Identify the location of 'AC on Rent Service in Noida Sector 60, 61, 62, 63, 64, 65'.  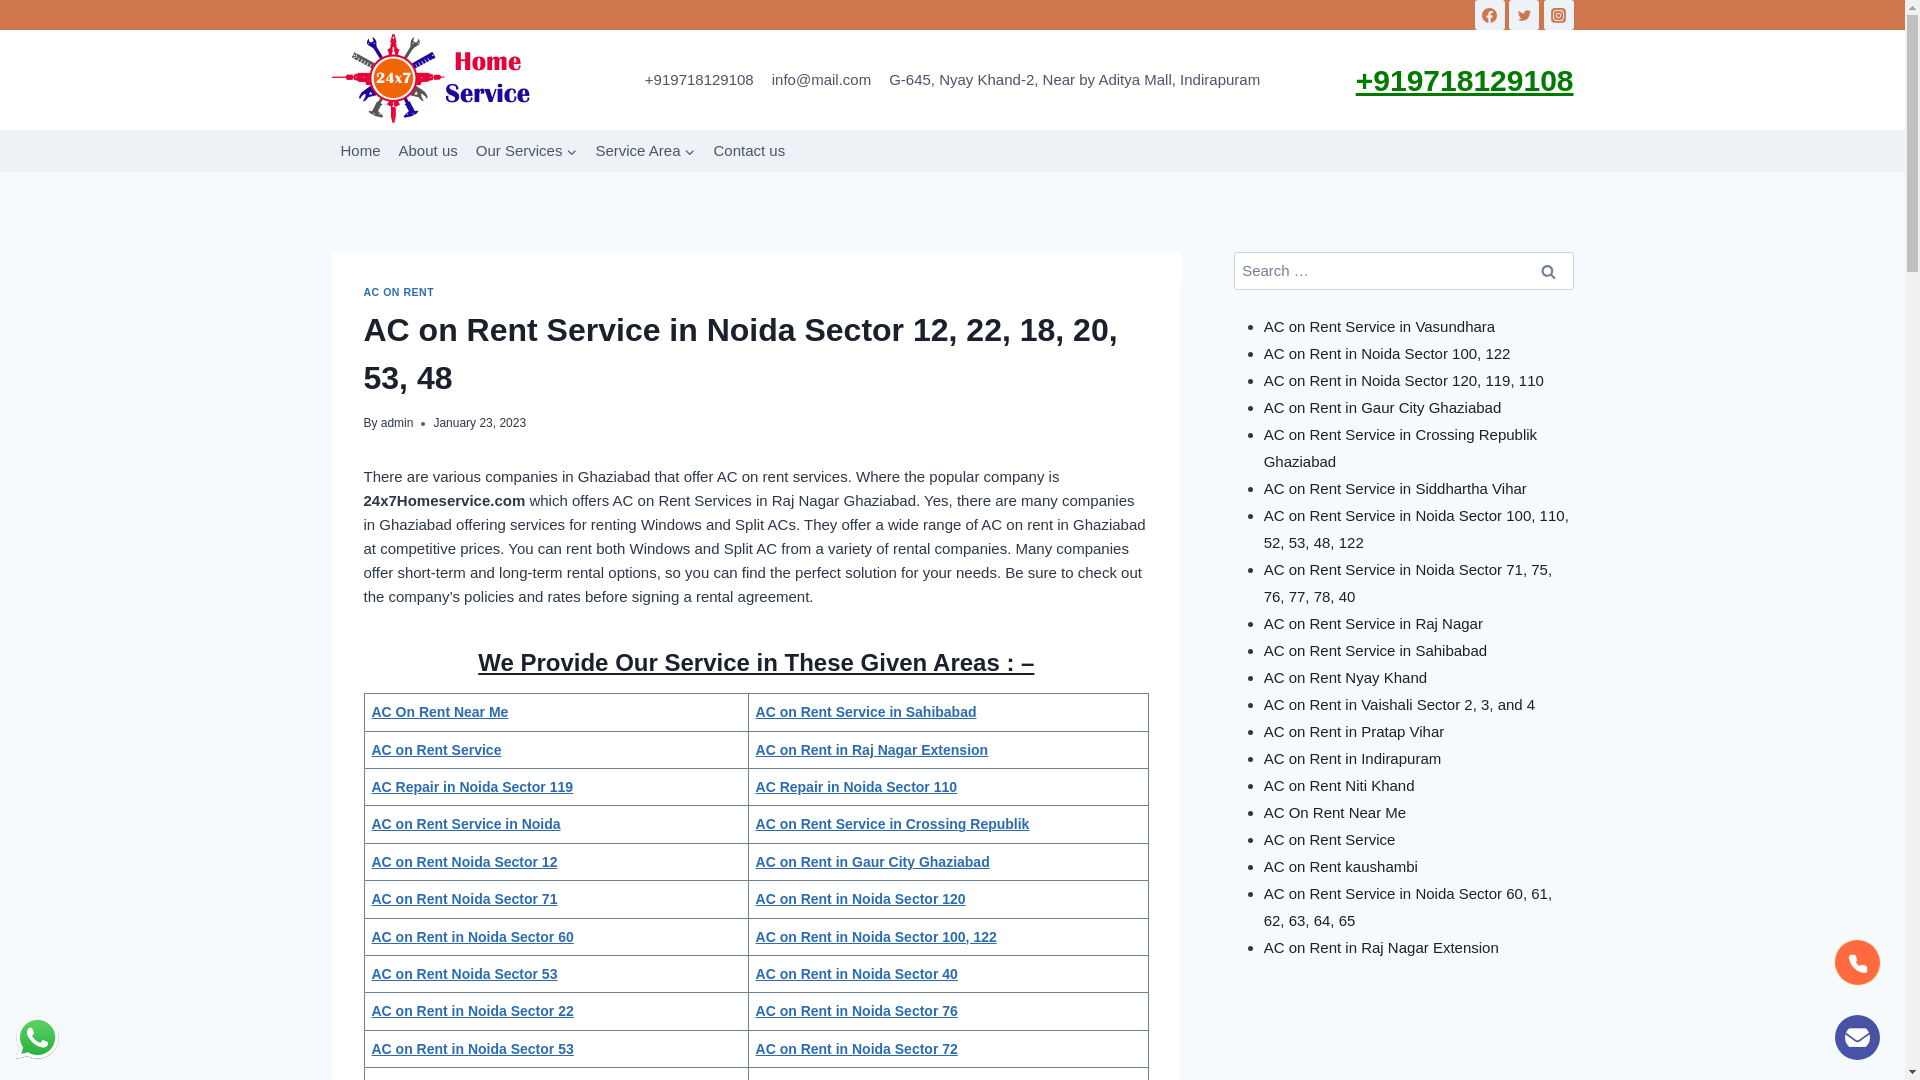
(1407, 906).